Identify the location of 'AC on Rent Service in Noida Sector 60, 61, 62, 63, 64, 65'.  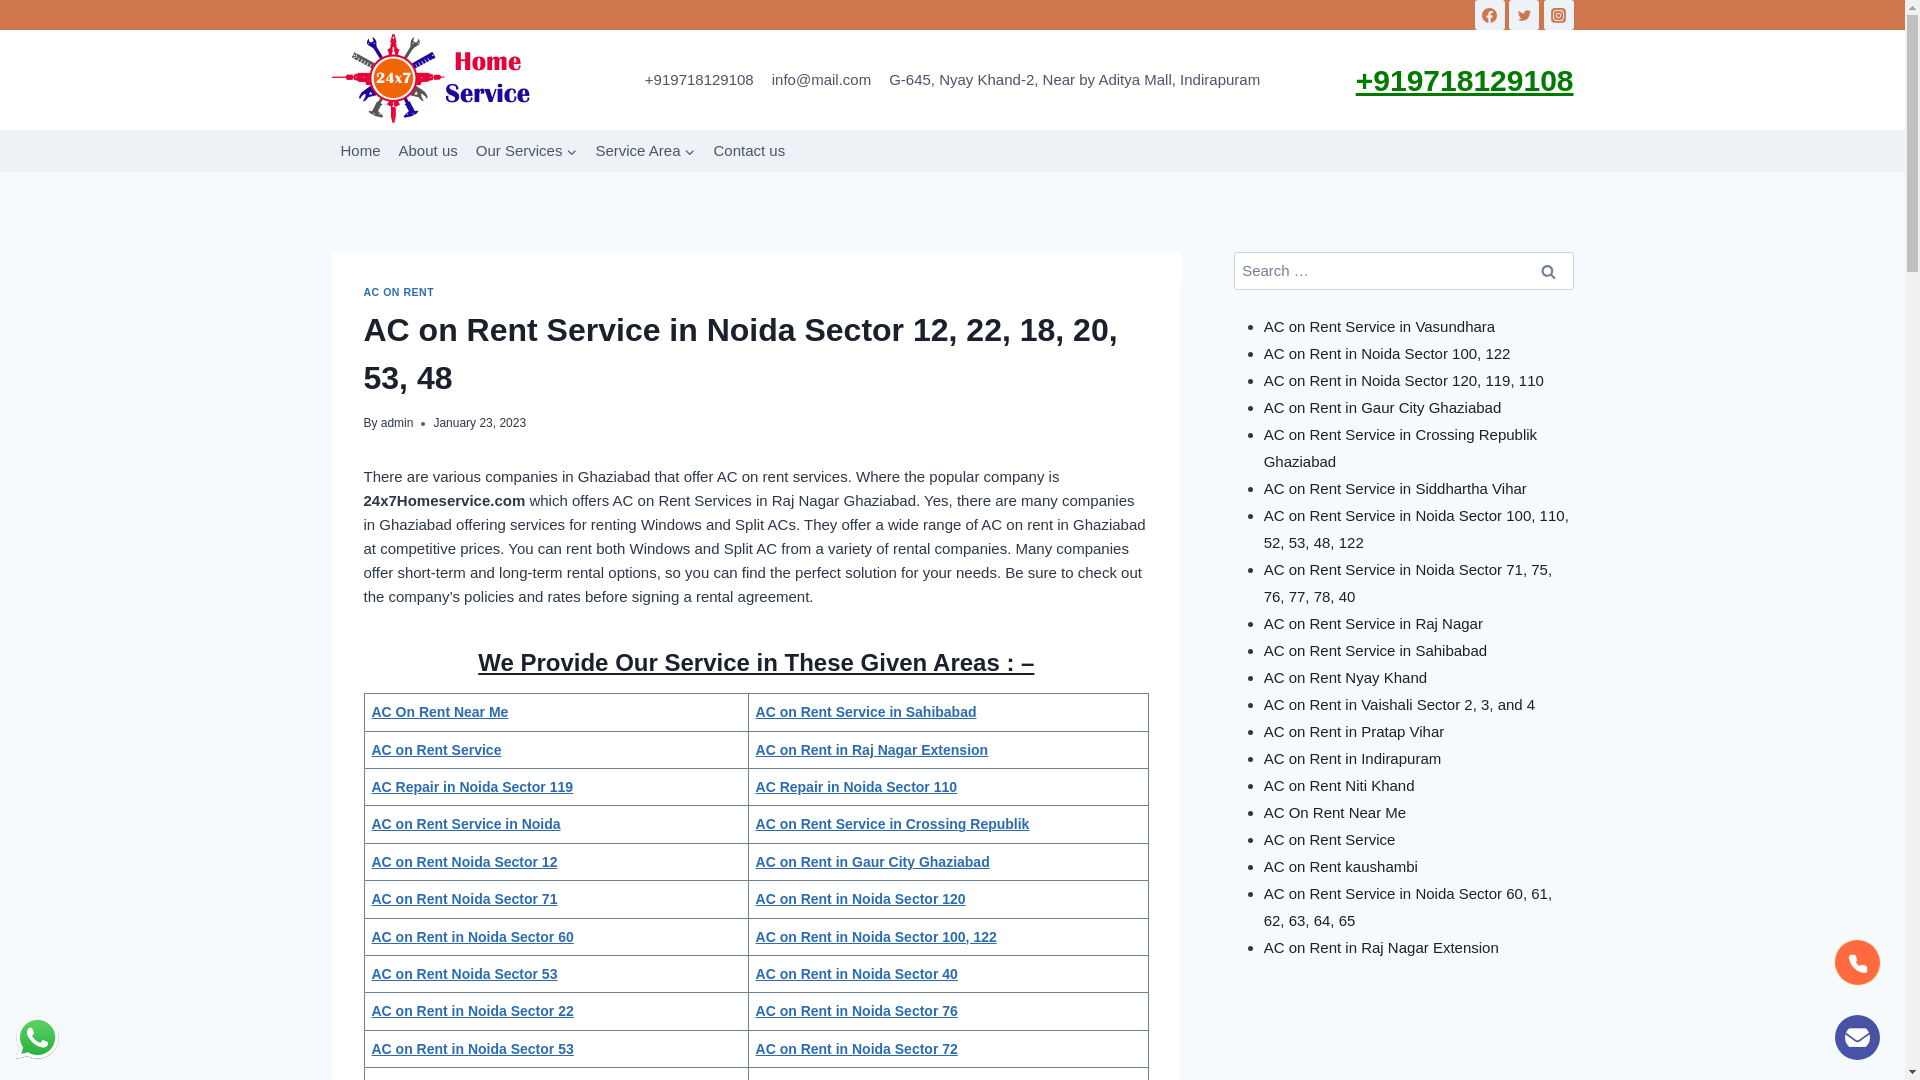
(1407, 906).